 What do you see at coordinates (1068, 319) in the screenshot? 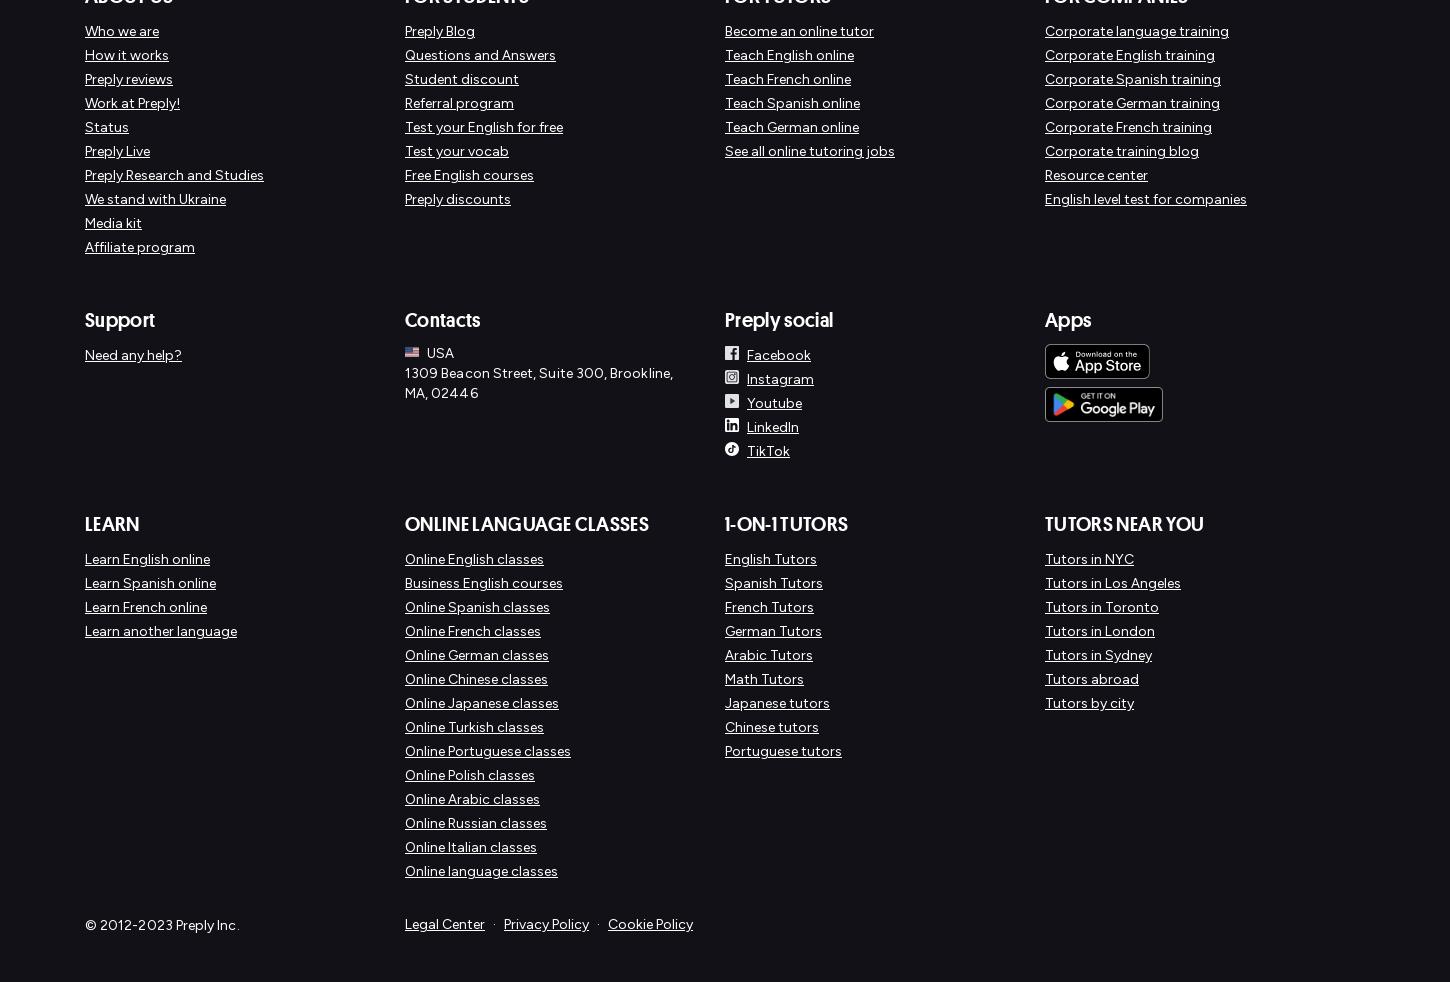
I see `'Apps'` at bounding box center [1068, 319].